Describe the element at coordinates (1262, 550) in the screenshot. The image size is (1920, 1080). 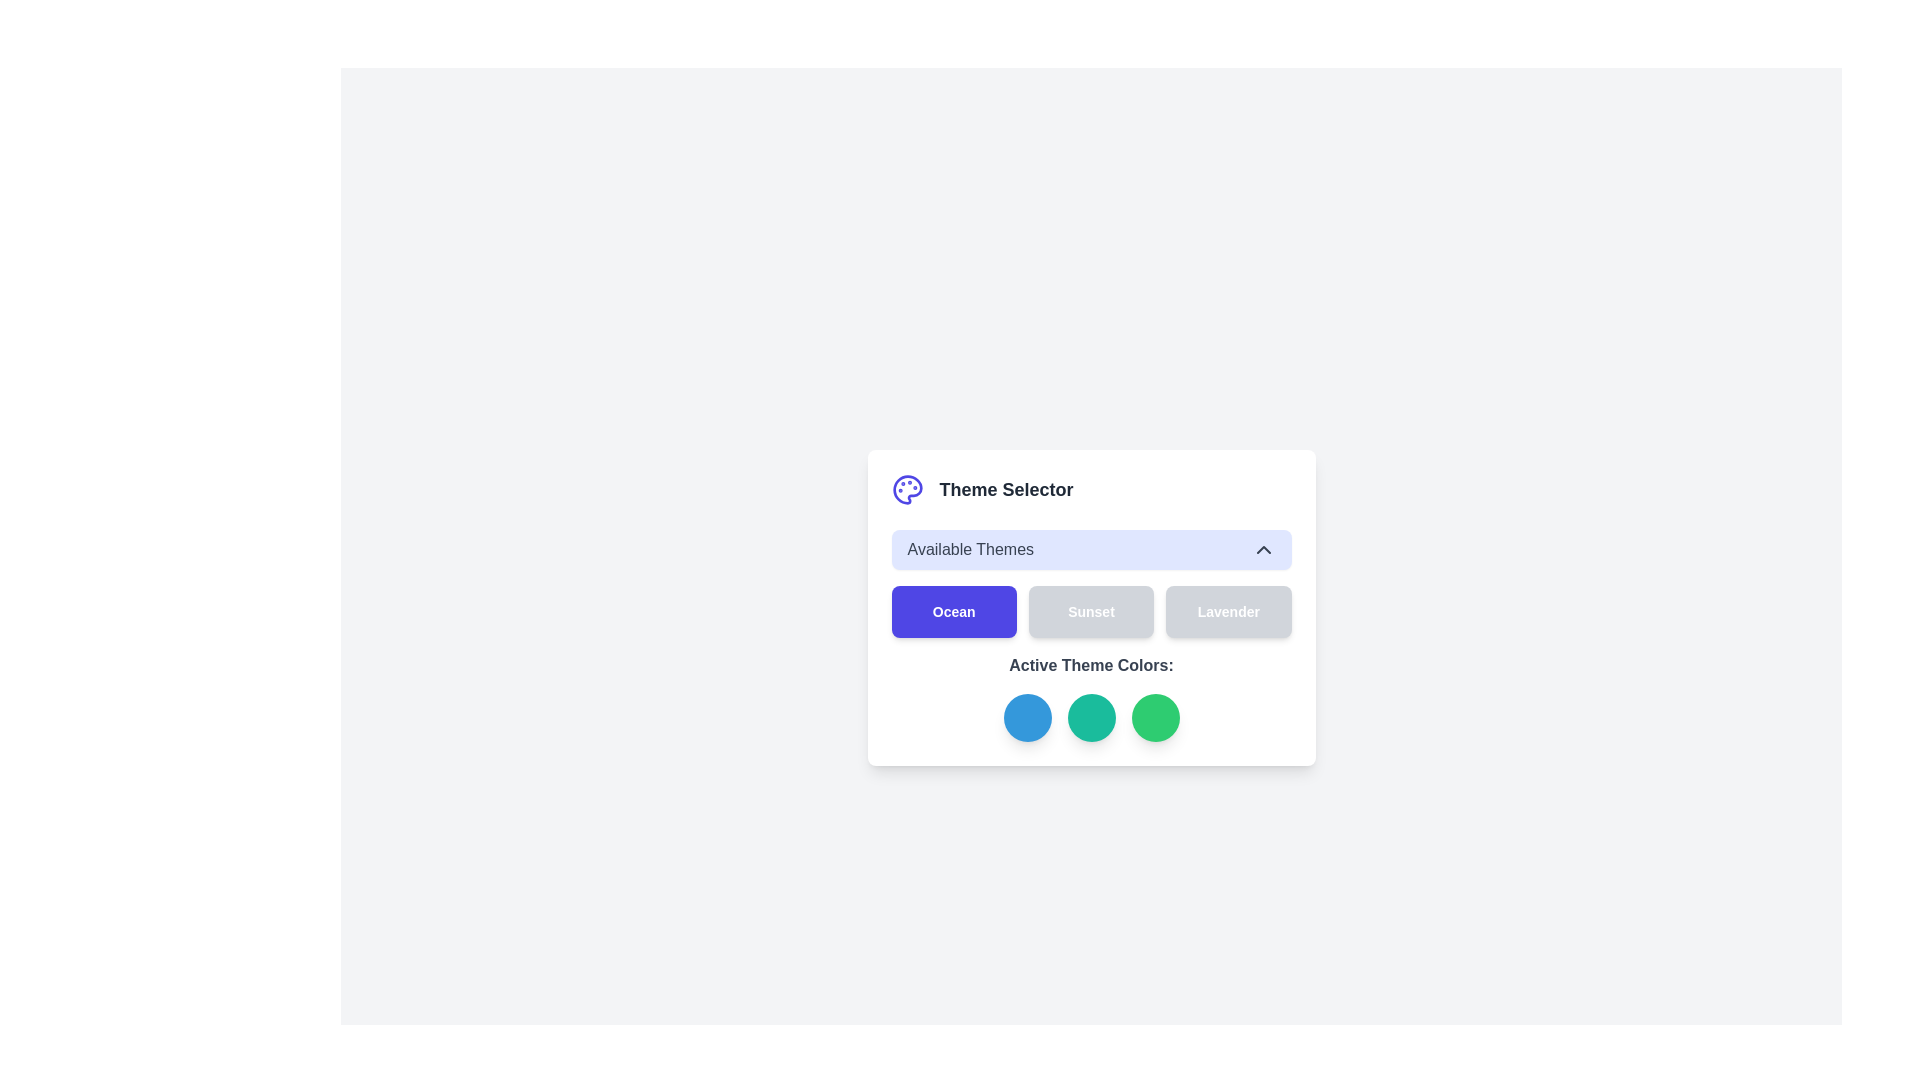
I see `the upward chevron arrow icon located in the top-right area of the 'Available Themes' section` at that location.